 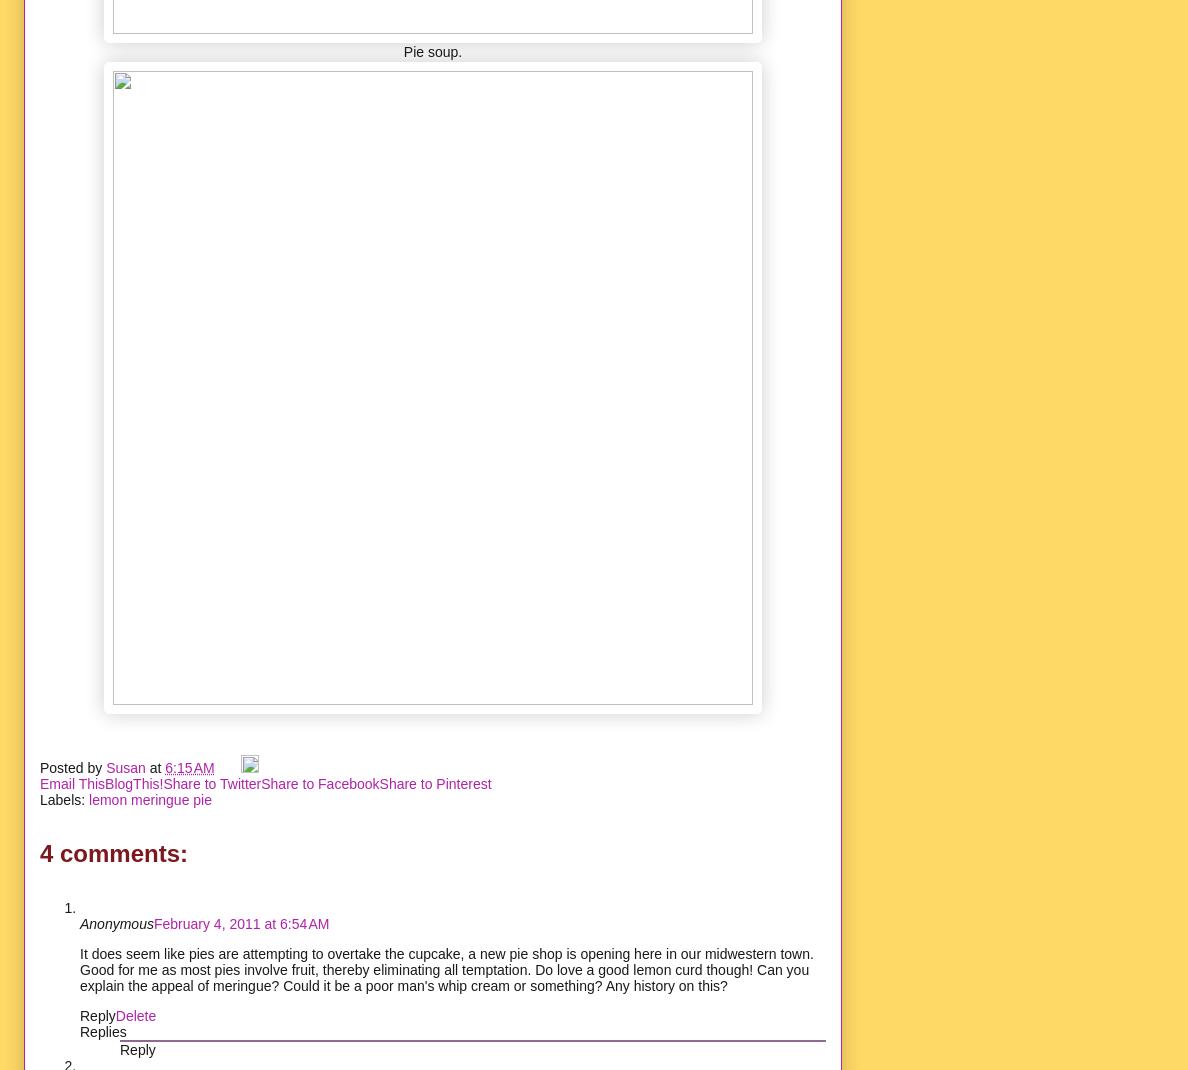 I want to click on 'lemon meringue pie', so click(x=150, y=799).